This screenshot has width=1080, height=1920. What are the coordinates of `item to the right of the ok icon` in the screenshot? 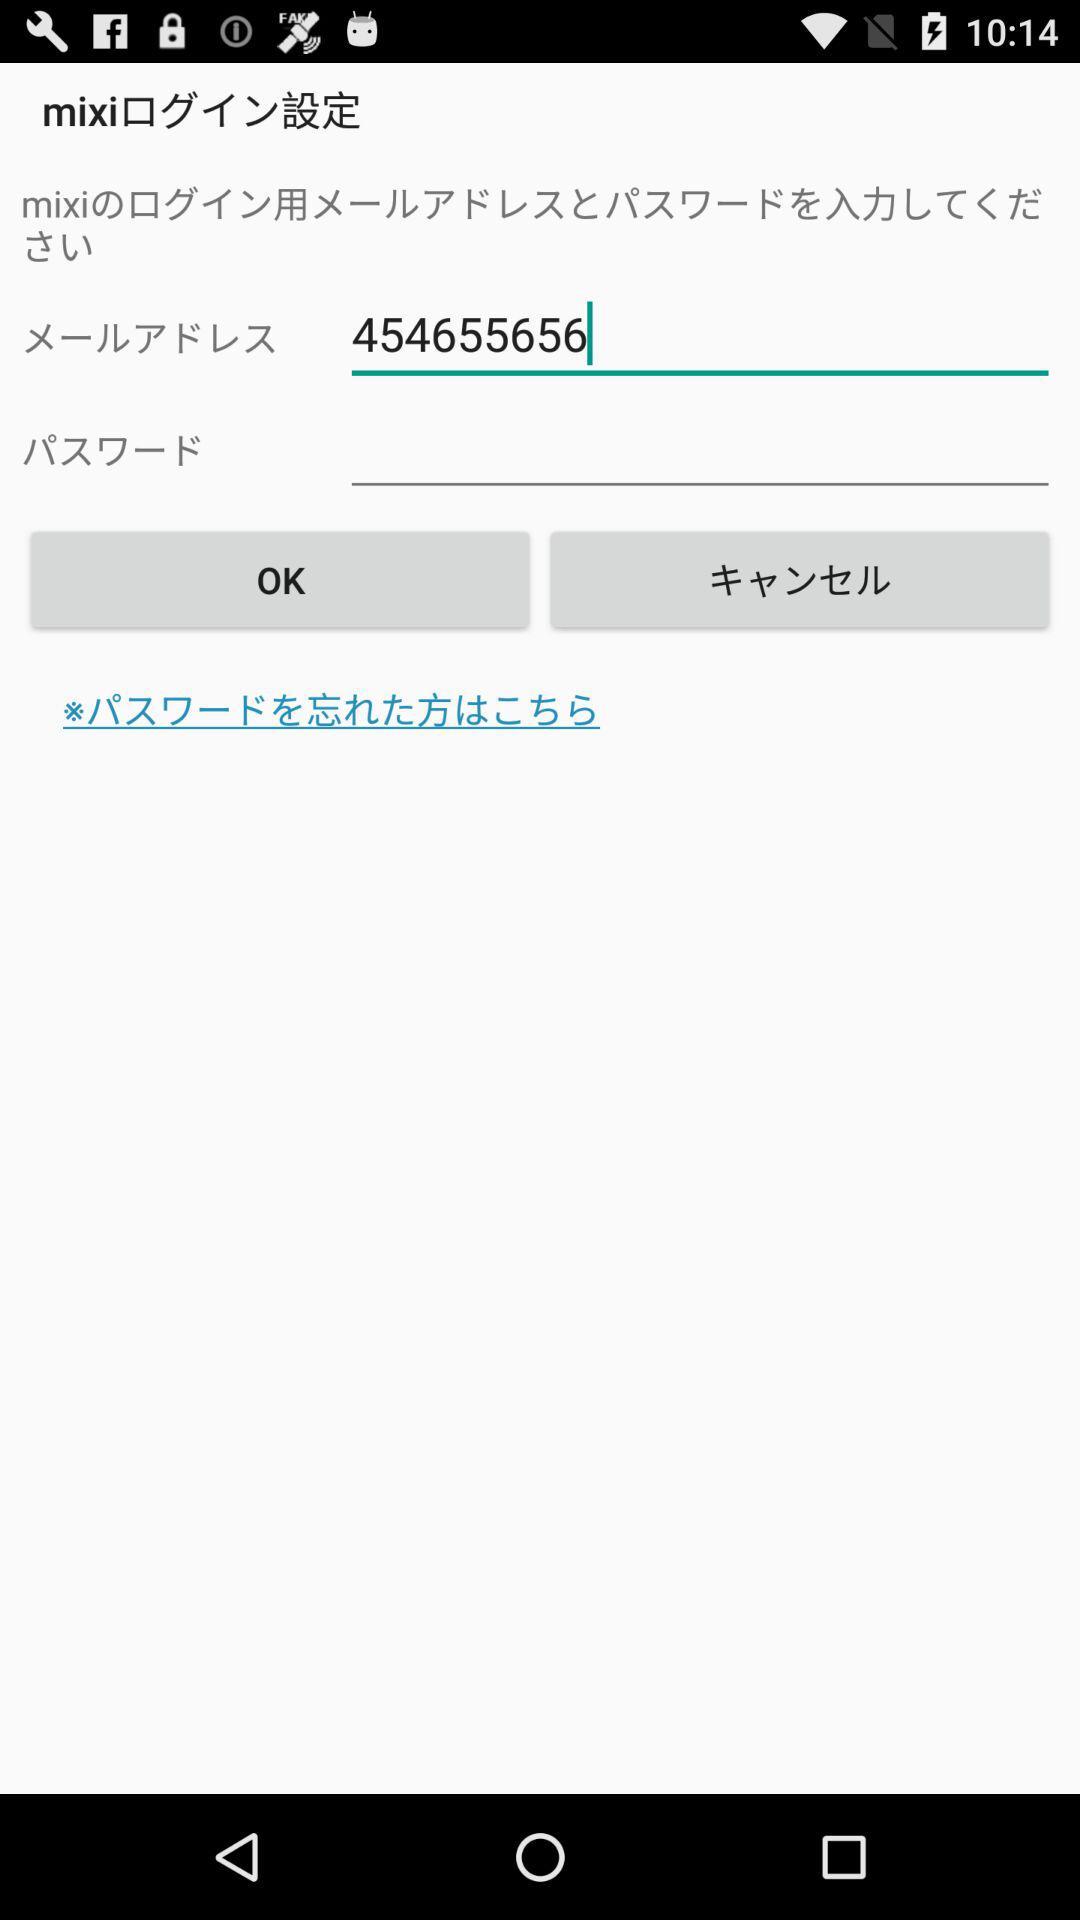 It's located at (798, 578).